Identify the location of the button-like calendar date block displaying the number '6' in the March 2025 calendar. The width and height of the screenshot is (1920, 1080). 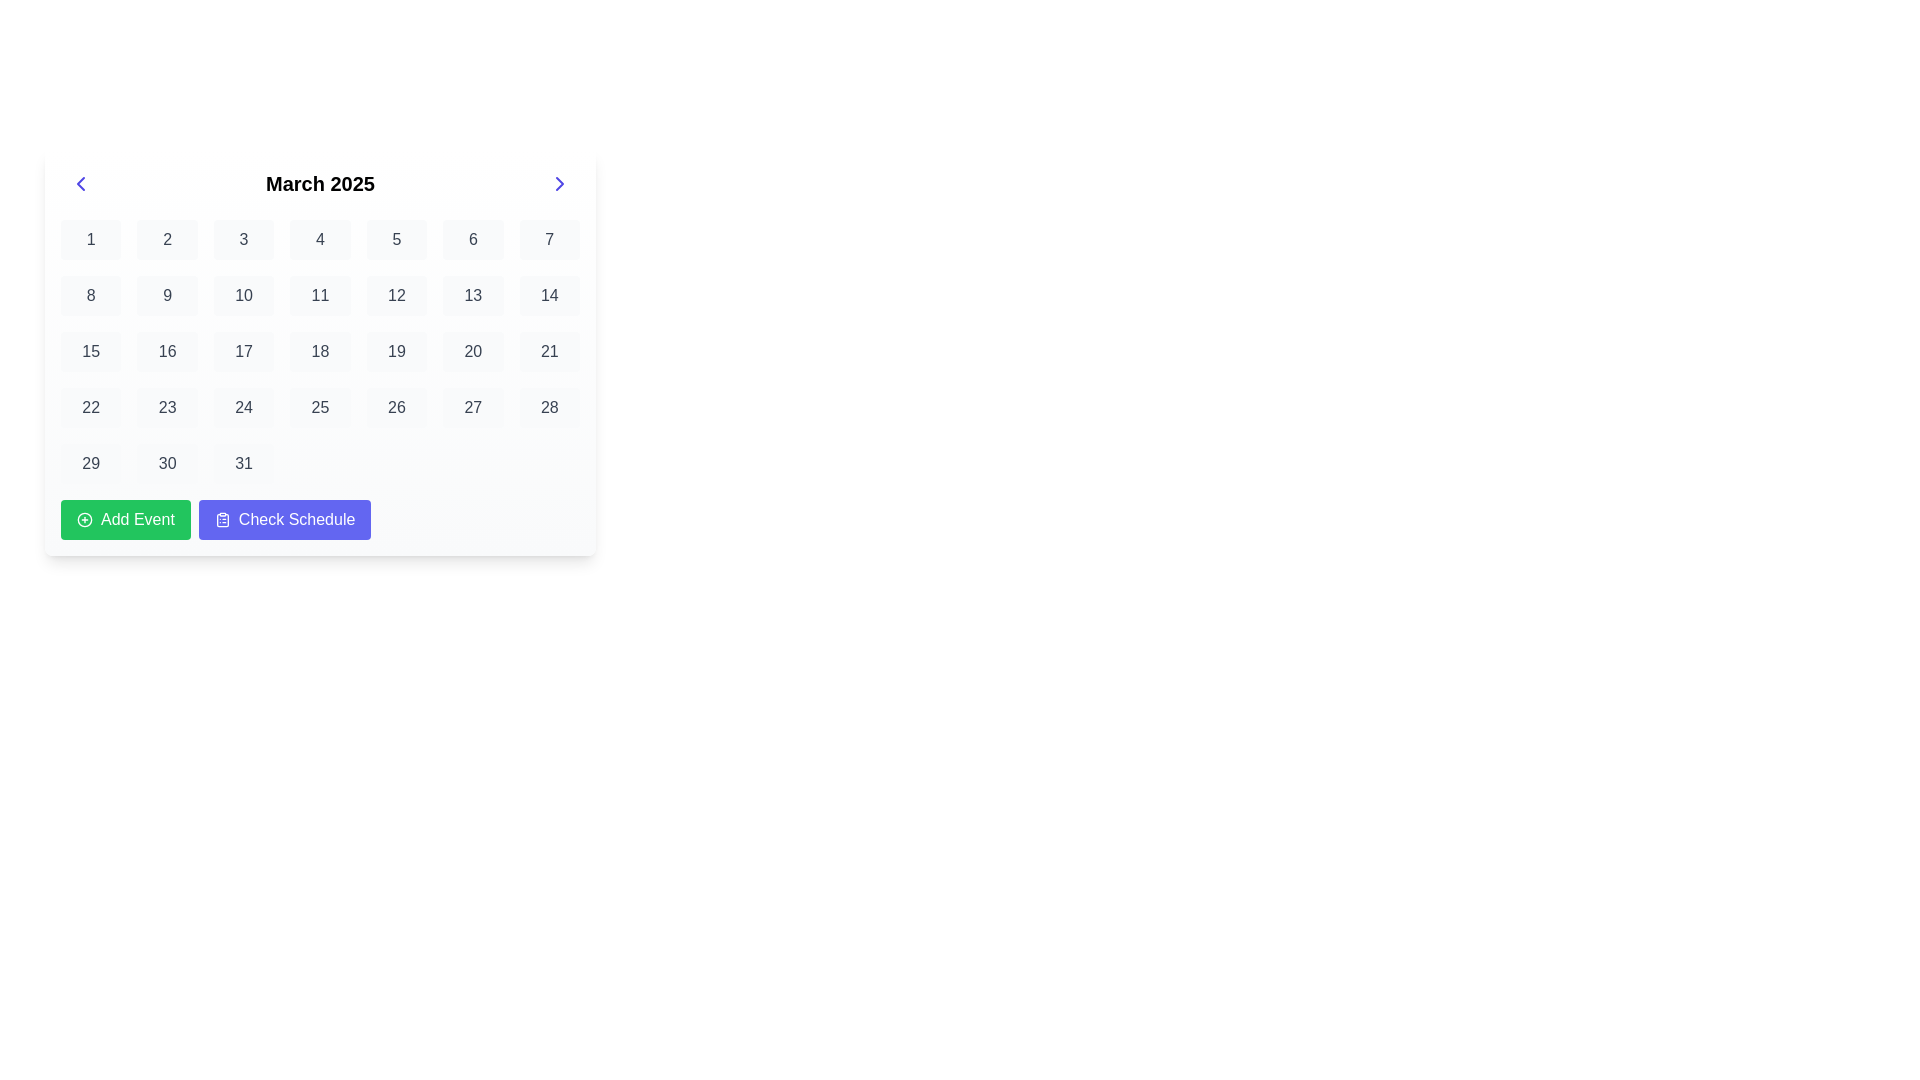
(472, 238).